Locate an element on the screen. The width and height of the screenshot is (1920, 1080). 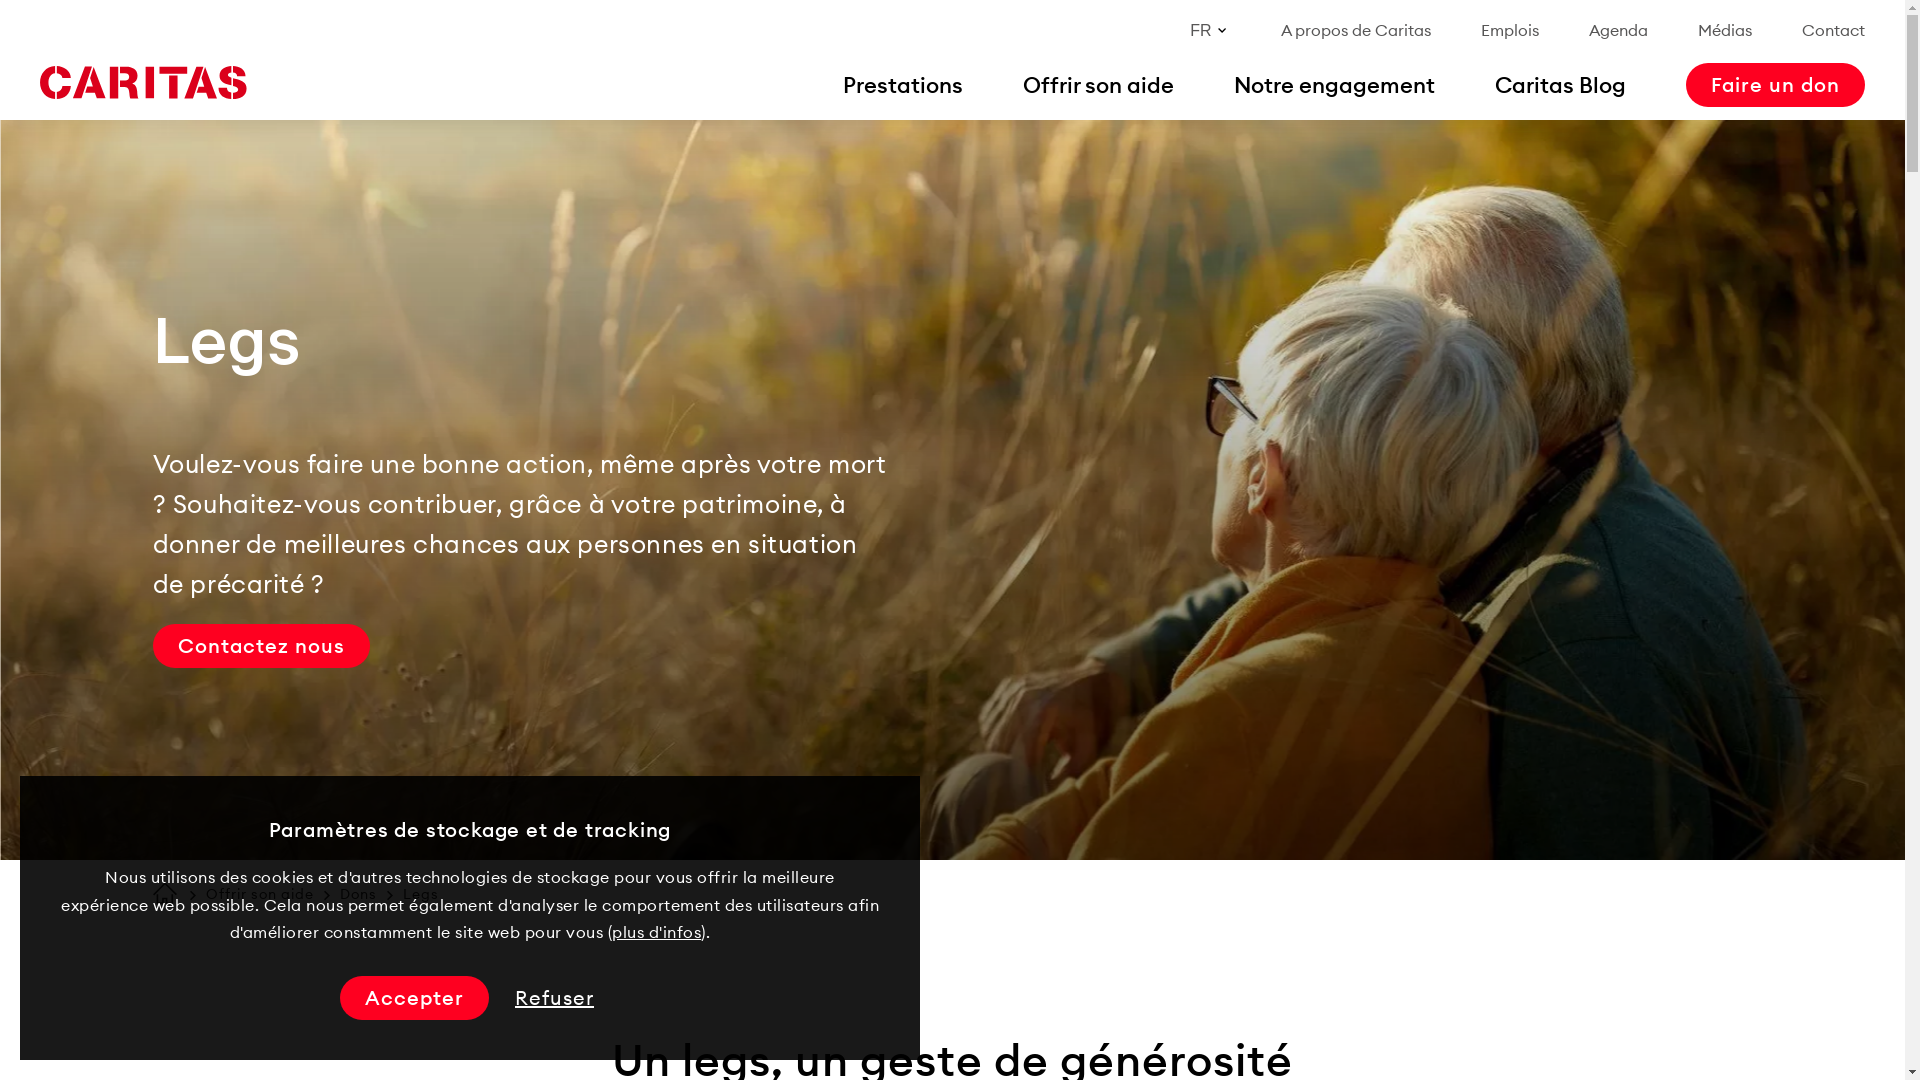
'Open sub menu' is located at coordinates (24, 24).